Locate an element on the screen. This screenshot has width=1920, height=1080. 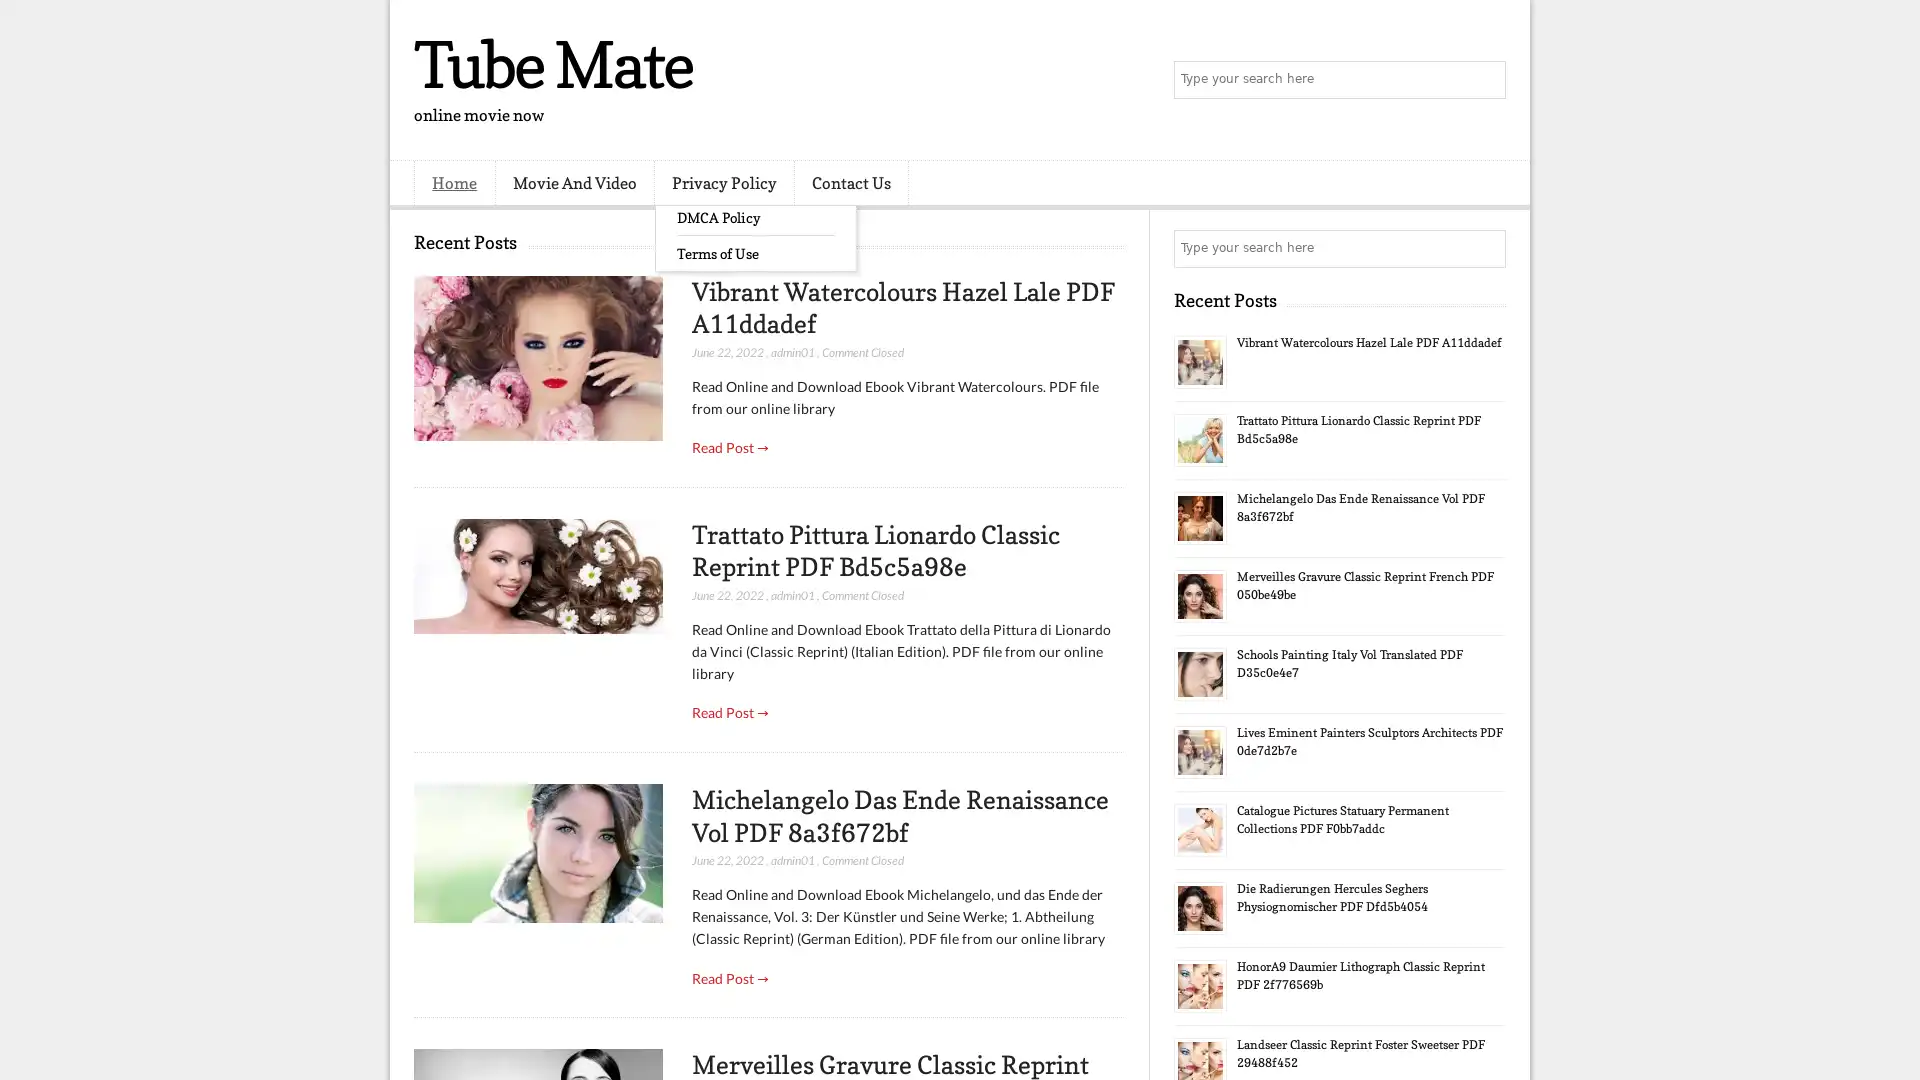
Search is located at coordinates (1485, 80).